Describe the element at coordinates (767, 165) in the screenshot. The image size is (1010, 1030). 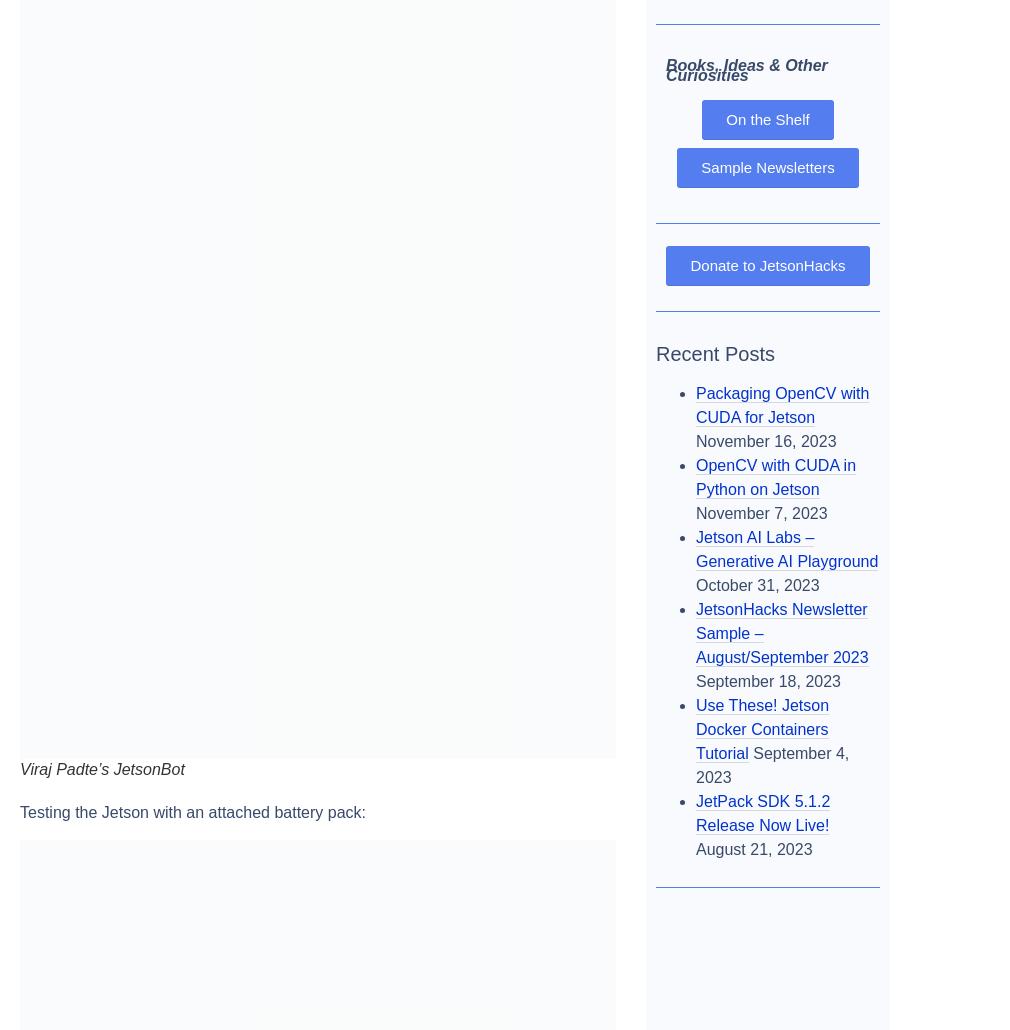
I see `'Sample Newsletters'` at that location.